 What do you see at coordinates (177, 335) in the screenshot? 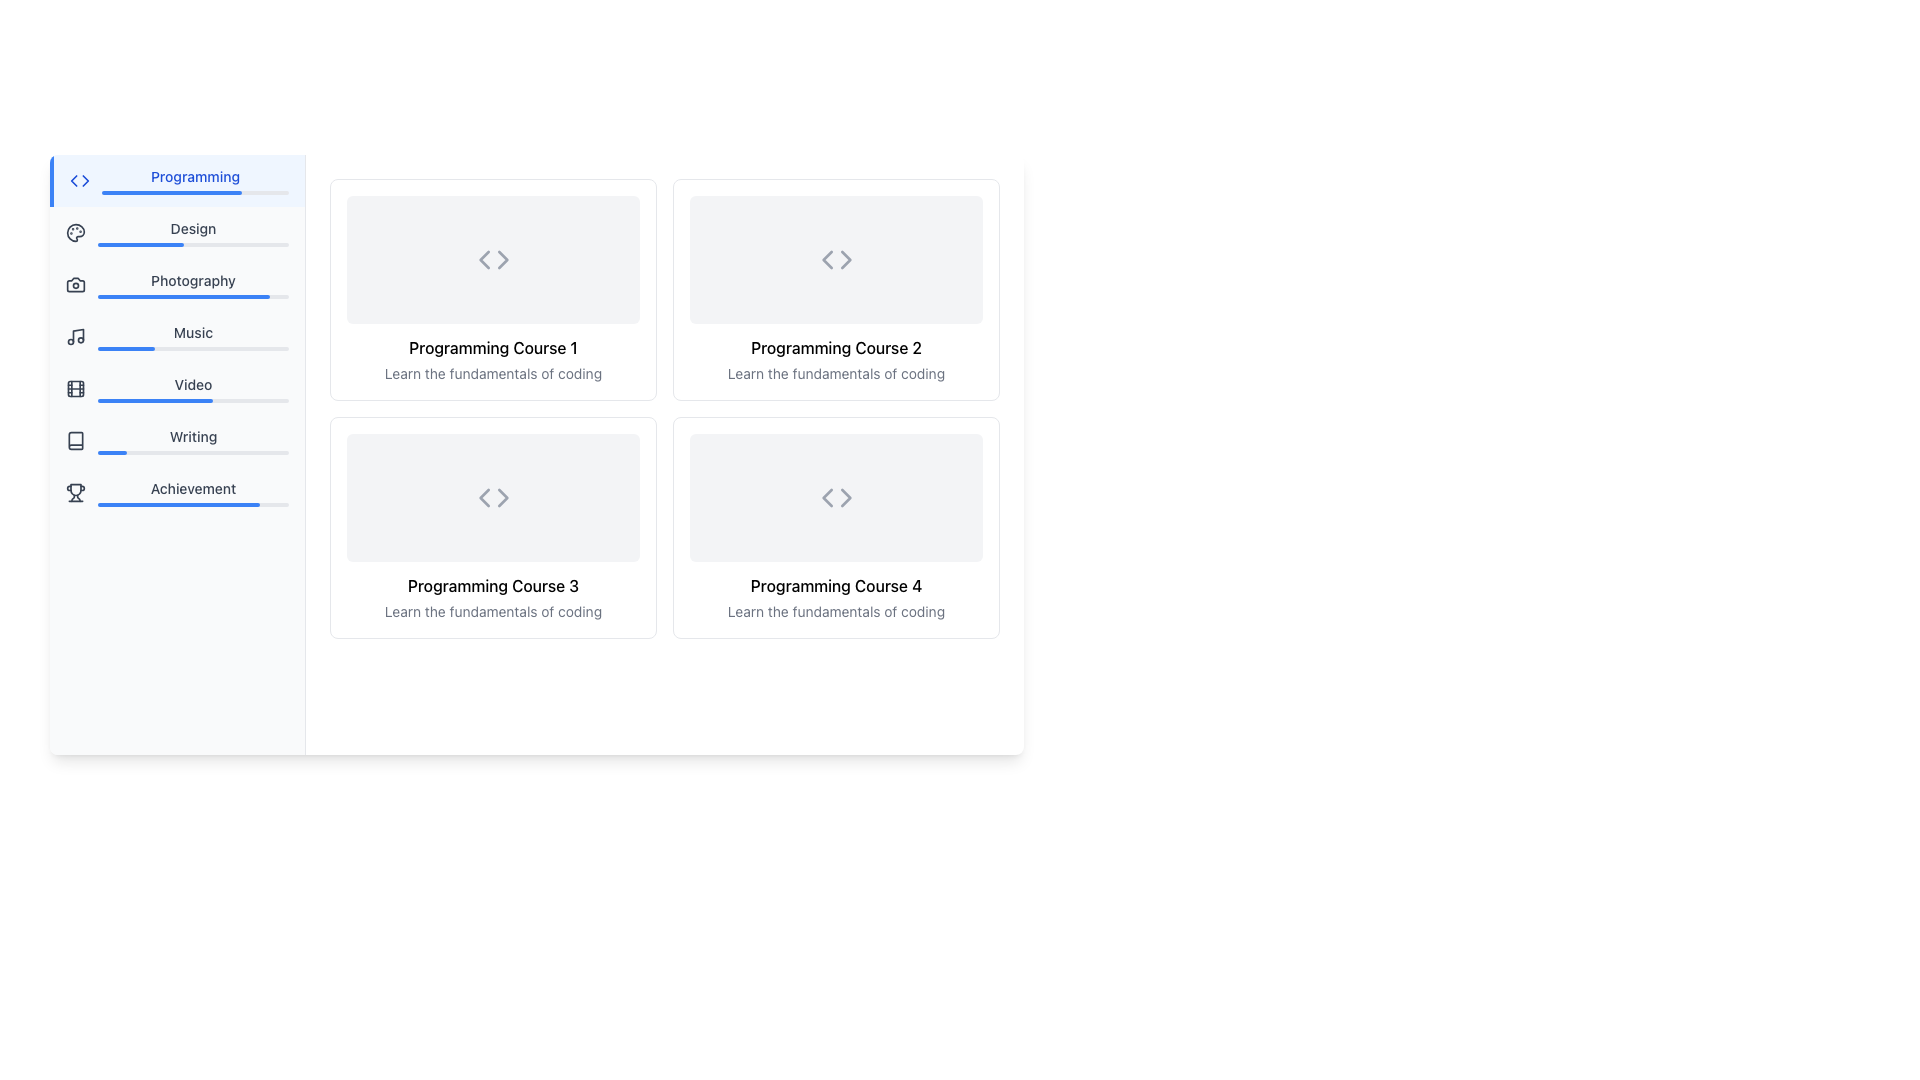
I see `the 'Music' button in the navigation menu, which is the fourth item below 'Photography' and above 'Video'` at bounding box center [177, 335].